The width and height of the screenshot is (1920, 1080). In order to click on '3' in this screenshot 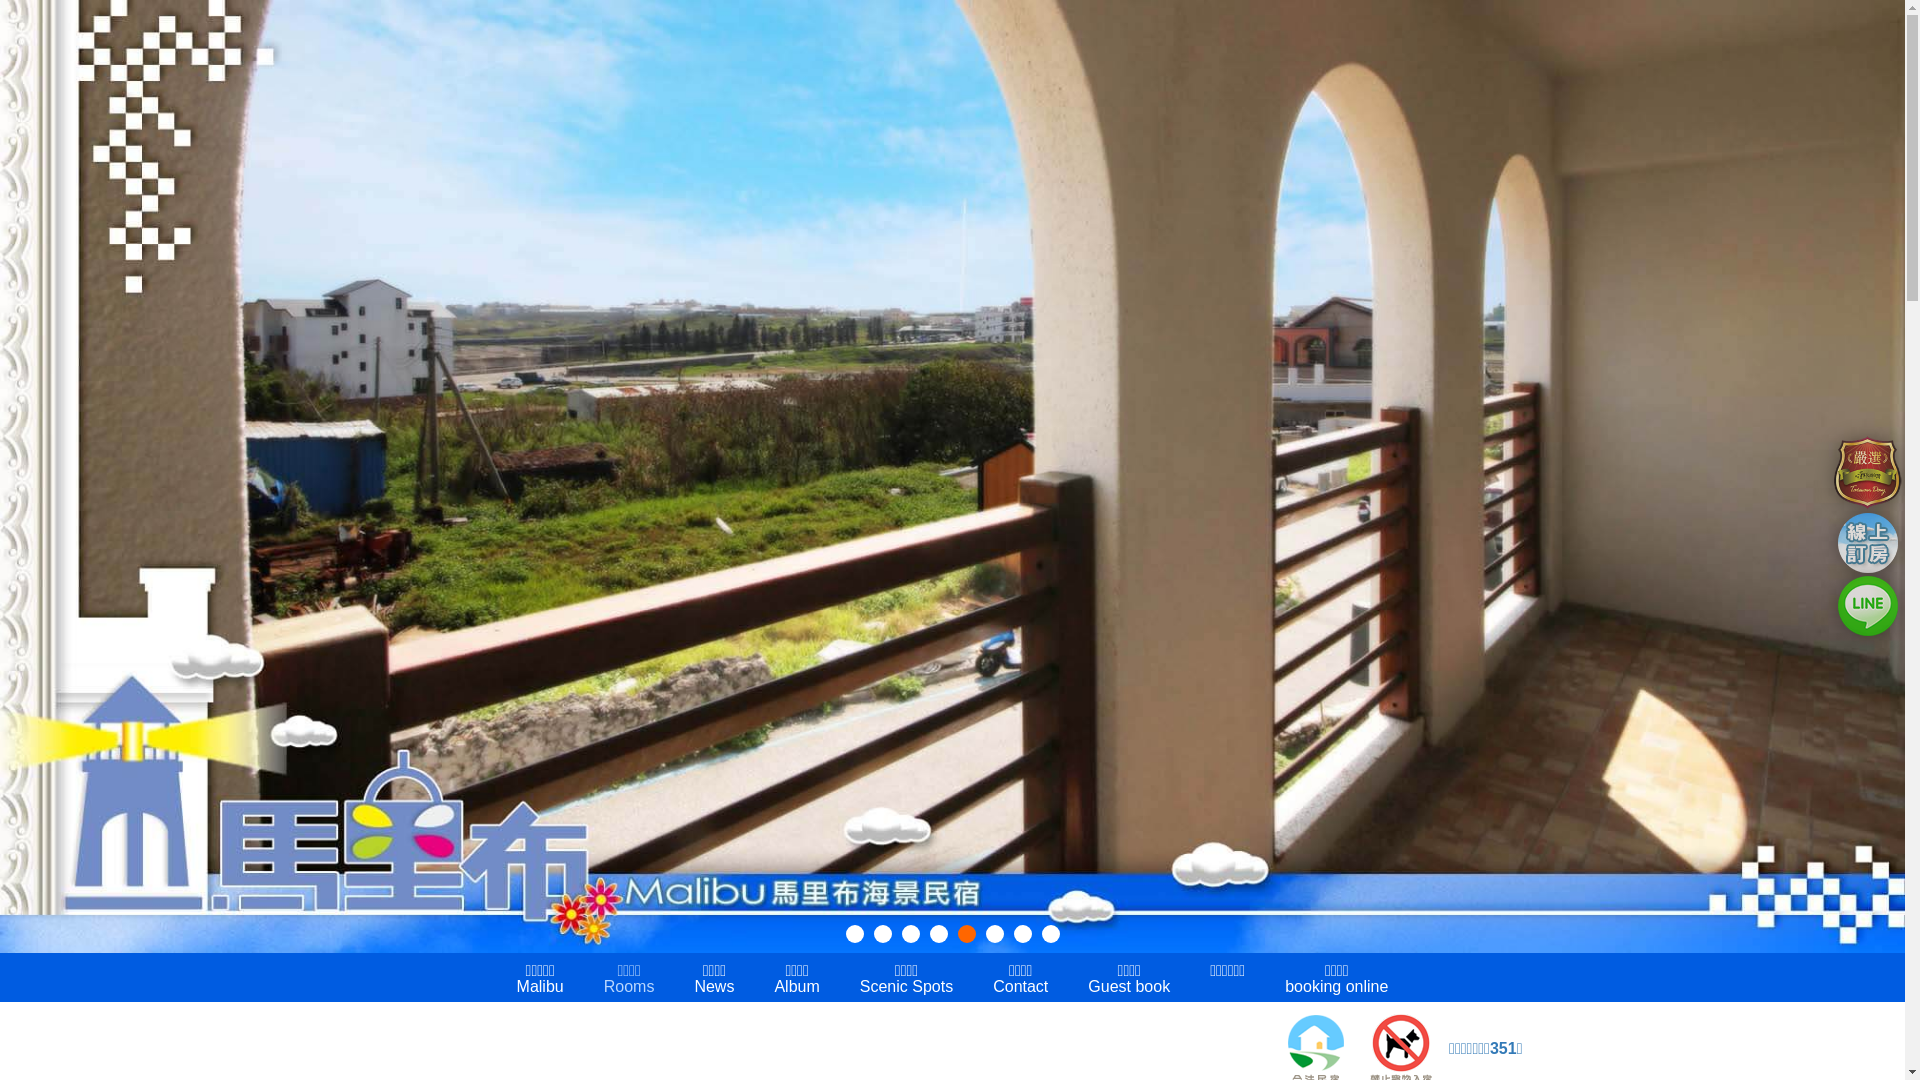, I will do `click(910, 933)`.